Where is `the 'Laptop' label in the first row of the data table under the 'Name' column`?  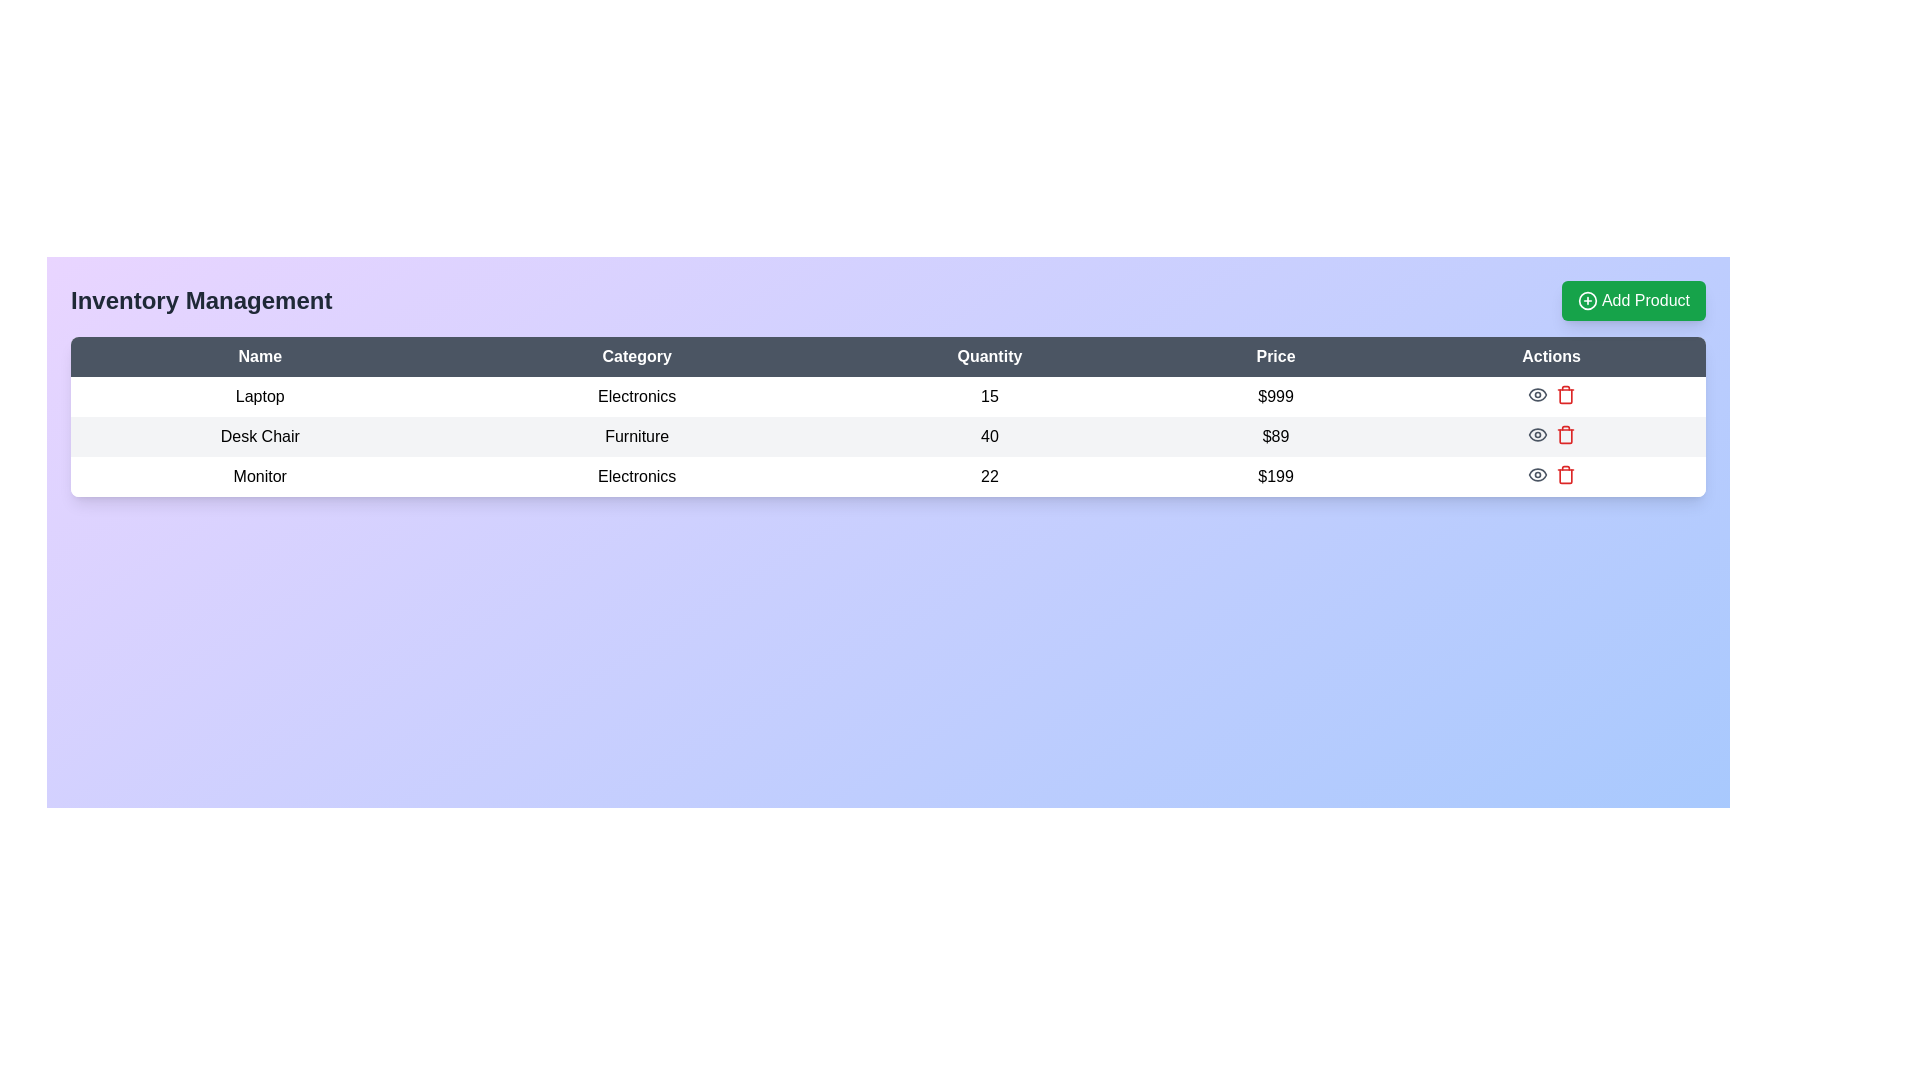
the 'Laptop' label in the first row of the data table under the 'Name' column is located at coordinates (259, 397).